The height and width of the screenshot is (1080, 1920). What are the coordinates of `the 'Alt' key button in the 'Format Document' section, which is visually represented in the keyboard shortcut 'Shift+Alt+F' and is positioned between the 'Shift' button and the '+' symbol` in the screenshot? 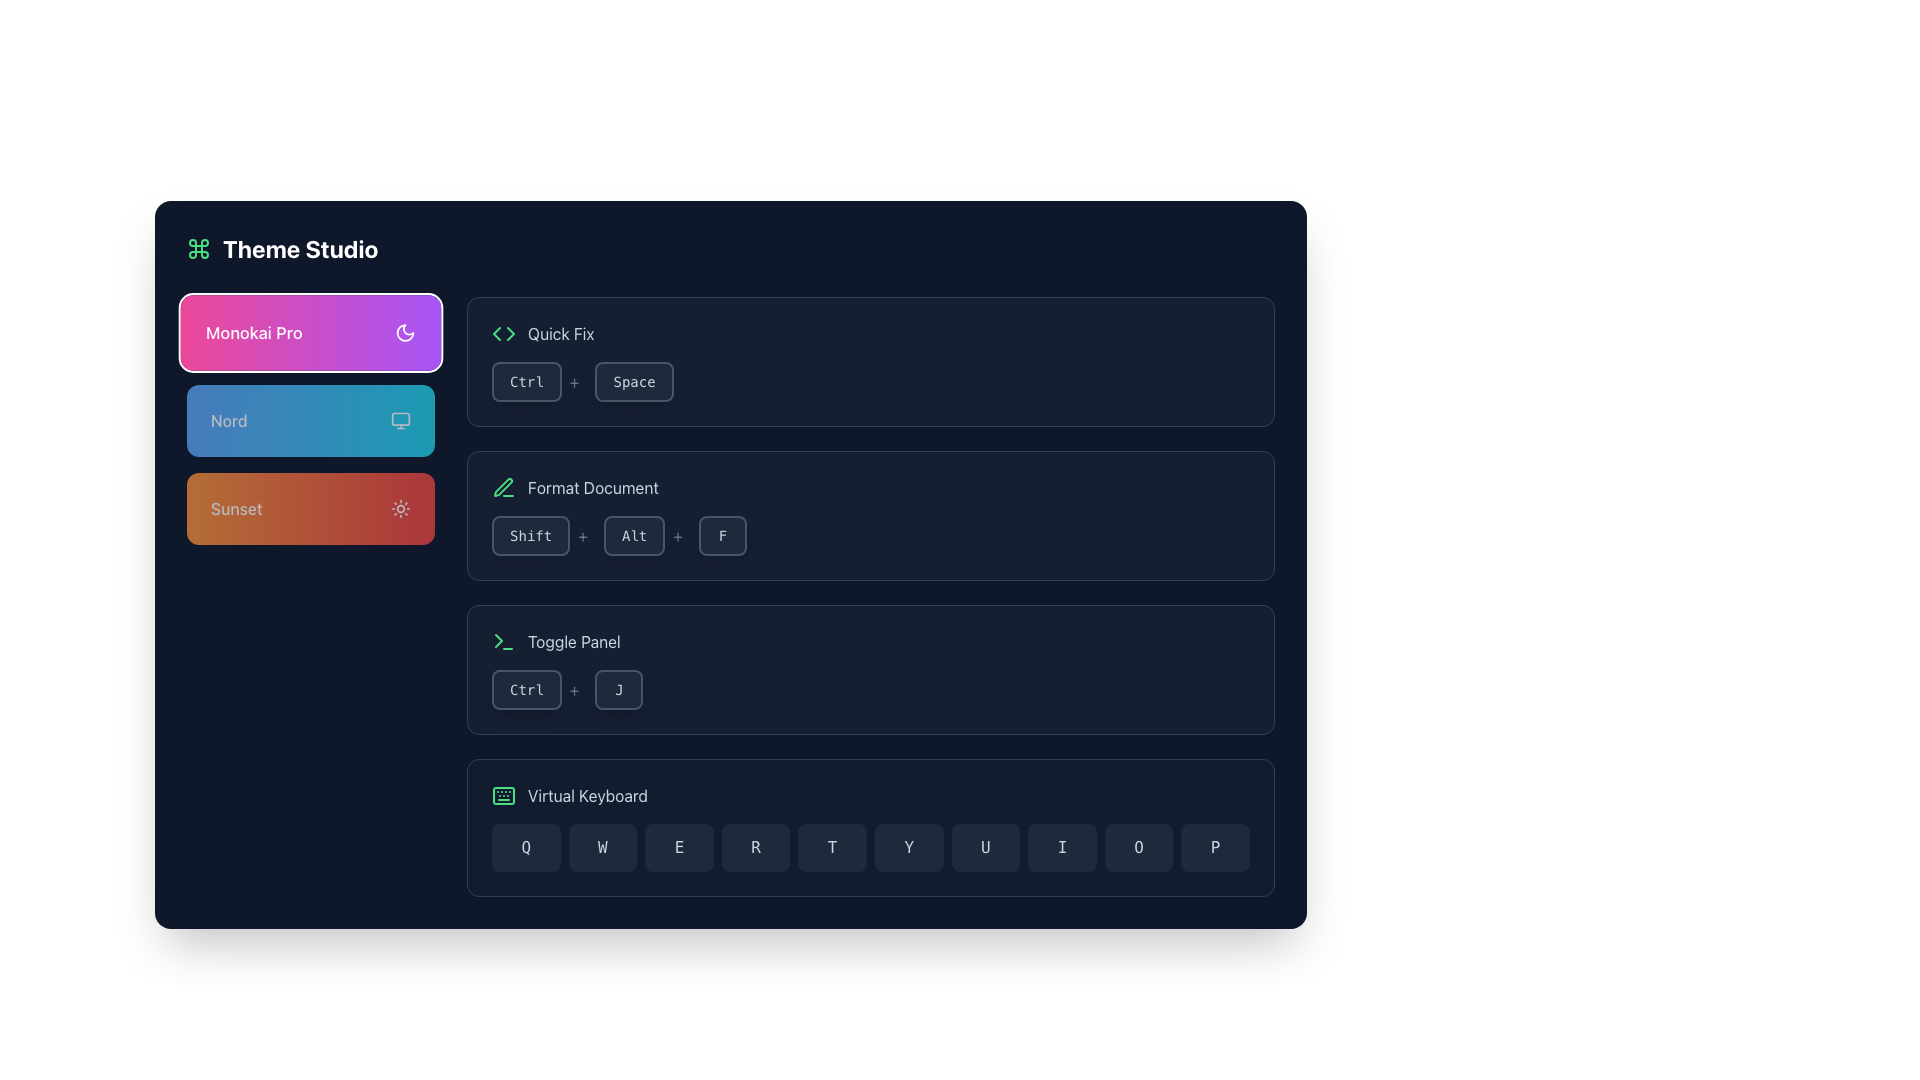 It's located at (647, 535).